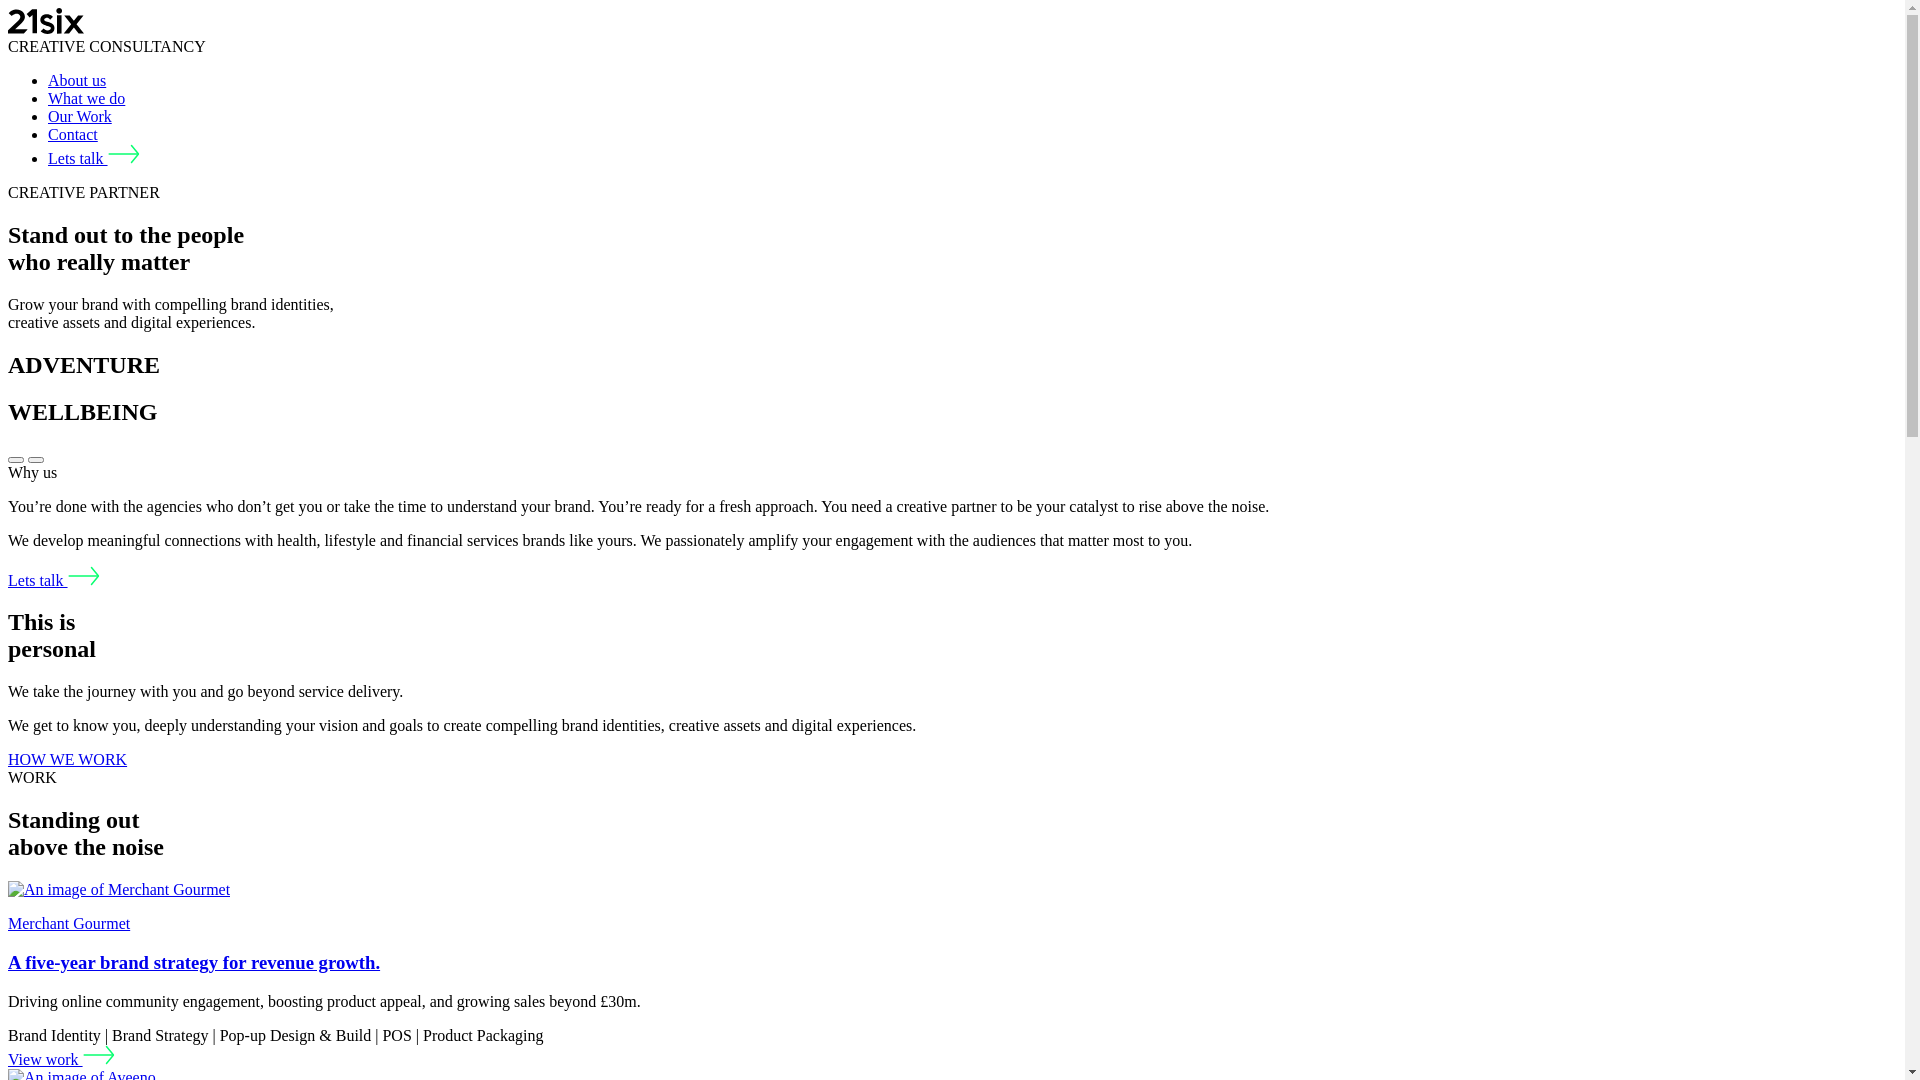 This screenshot has width=1920, height=1080. I want to click on 'Lets talk', so click(93, 157).